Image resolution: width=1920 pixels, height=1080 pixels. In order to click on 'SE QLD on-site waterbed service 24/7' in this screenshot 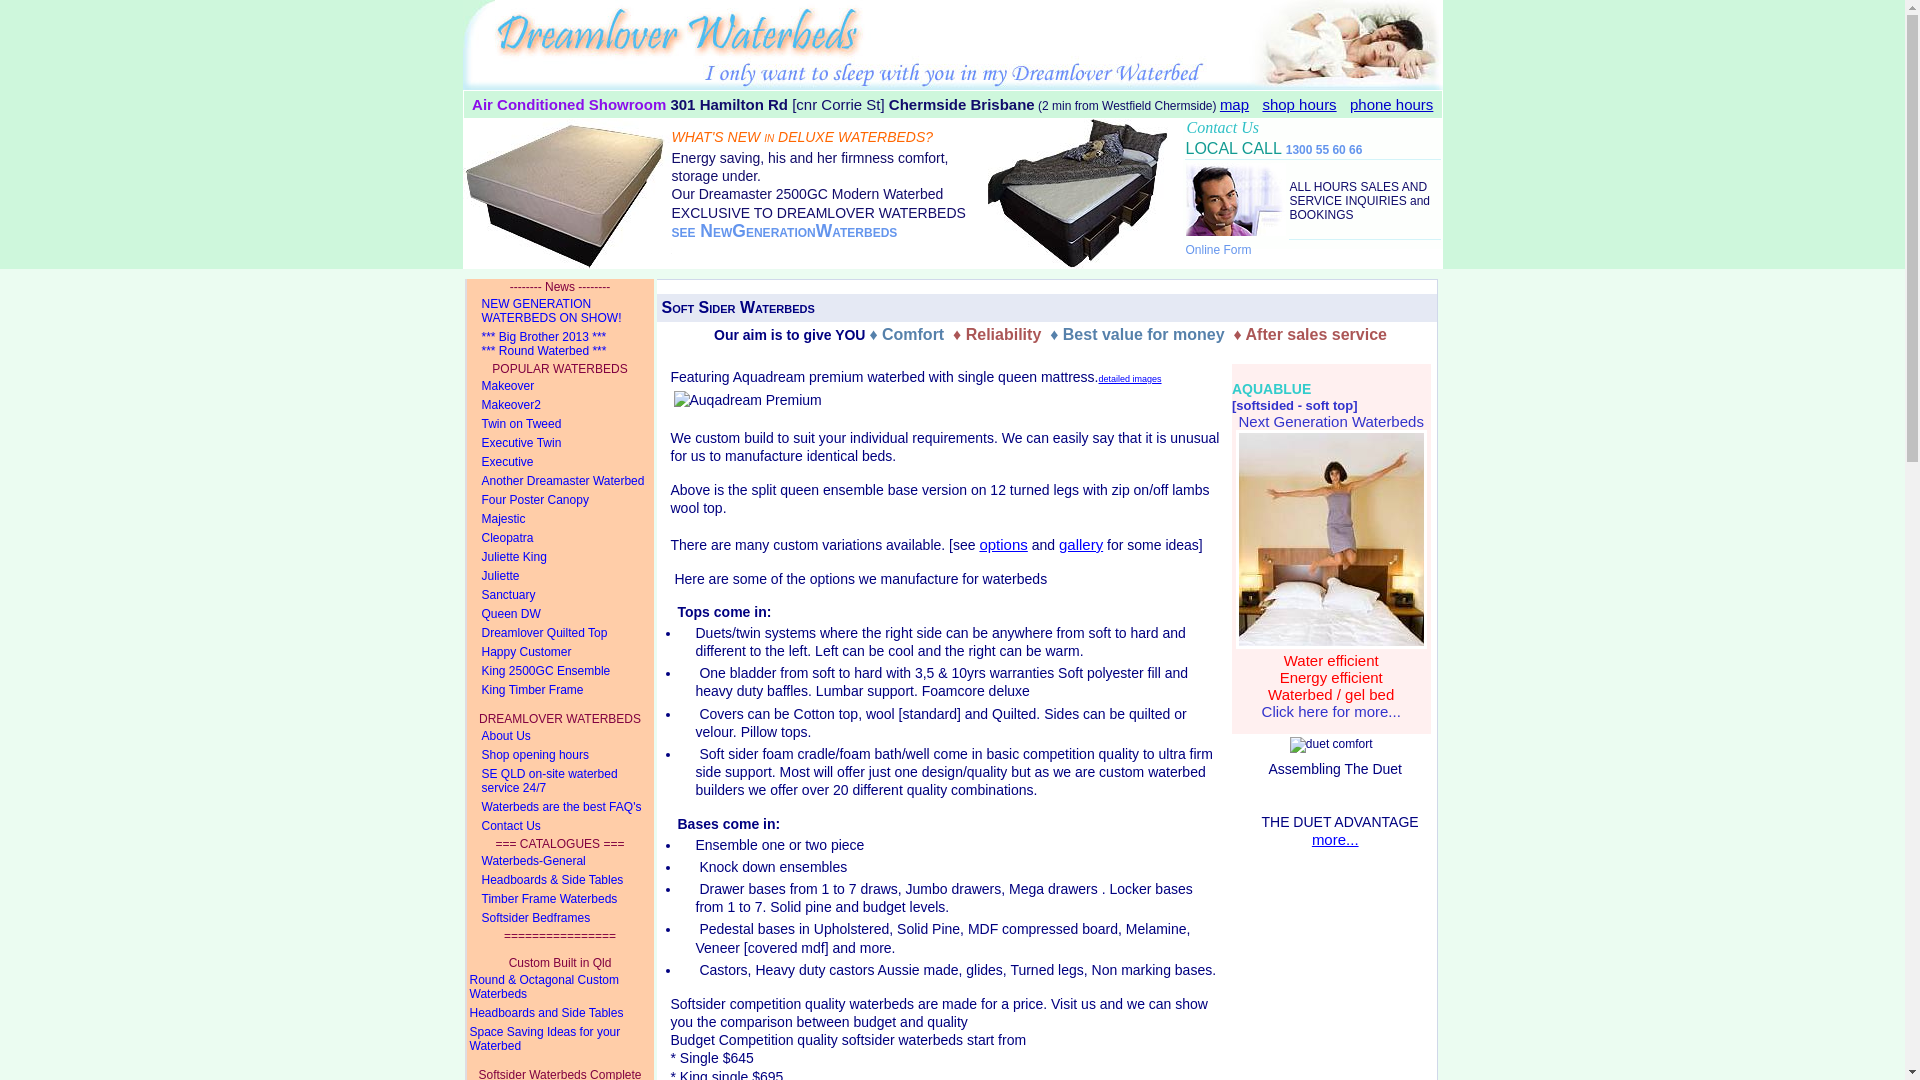, I will do `click(559, 780)`.